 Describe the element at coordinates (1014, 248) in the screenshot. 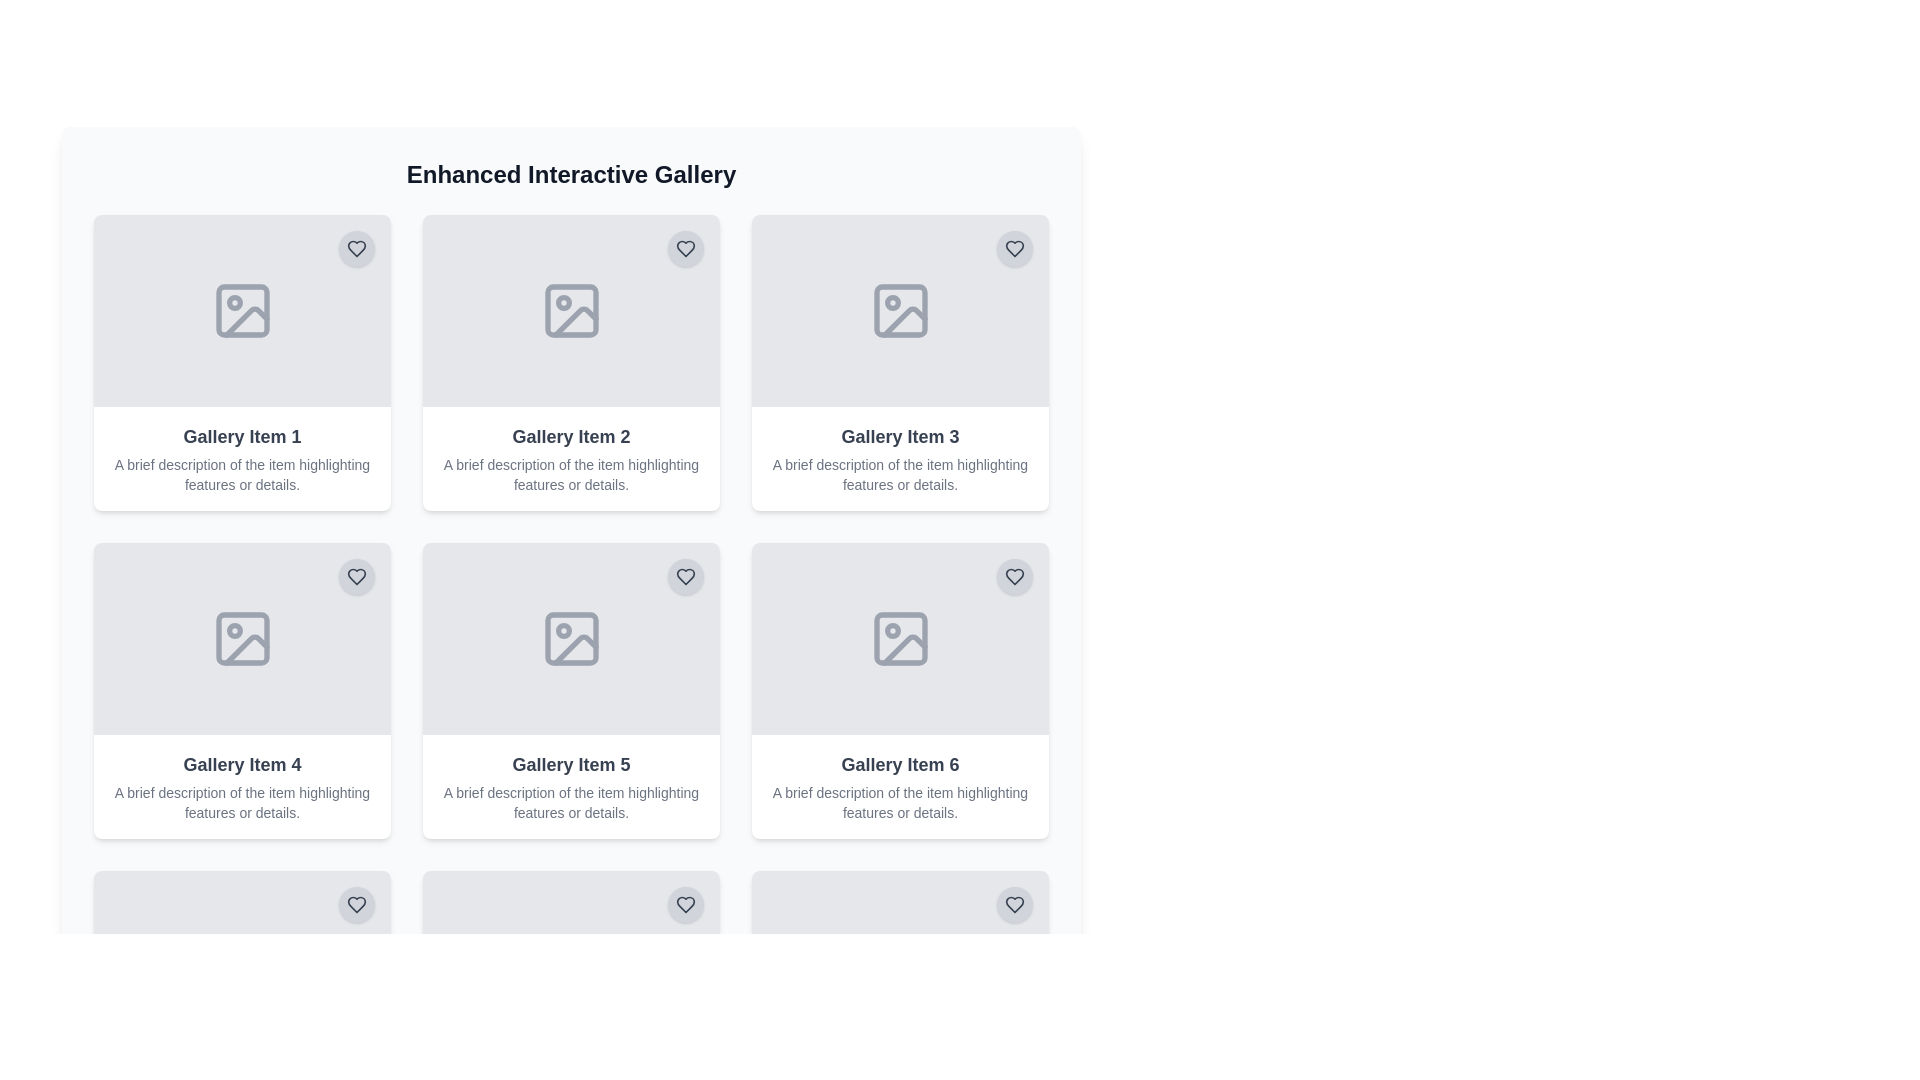

I see `the heart-shaped icon located at the top-right corner of the panel of 'Gallery Item 3', characterized by its thin stroke and hollow center` at that location.